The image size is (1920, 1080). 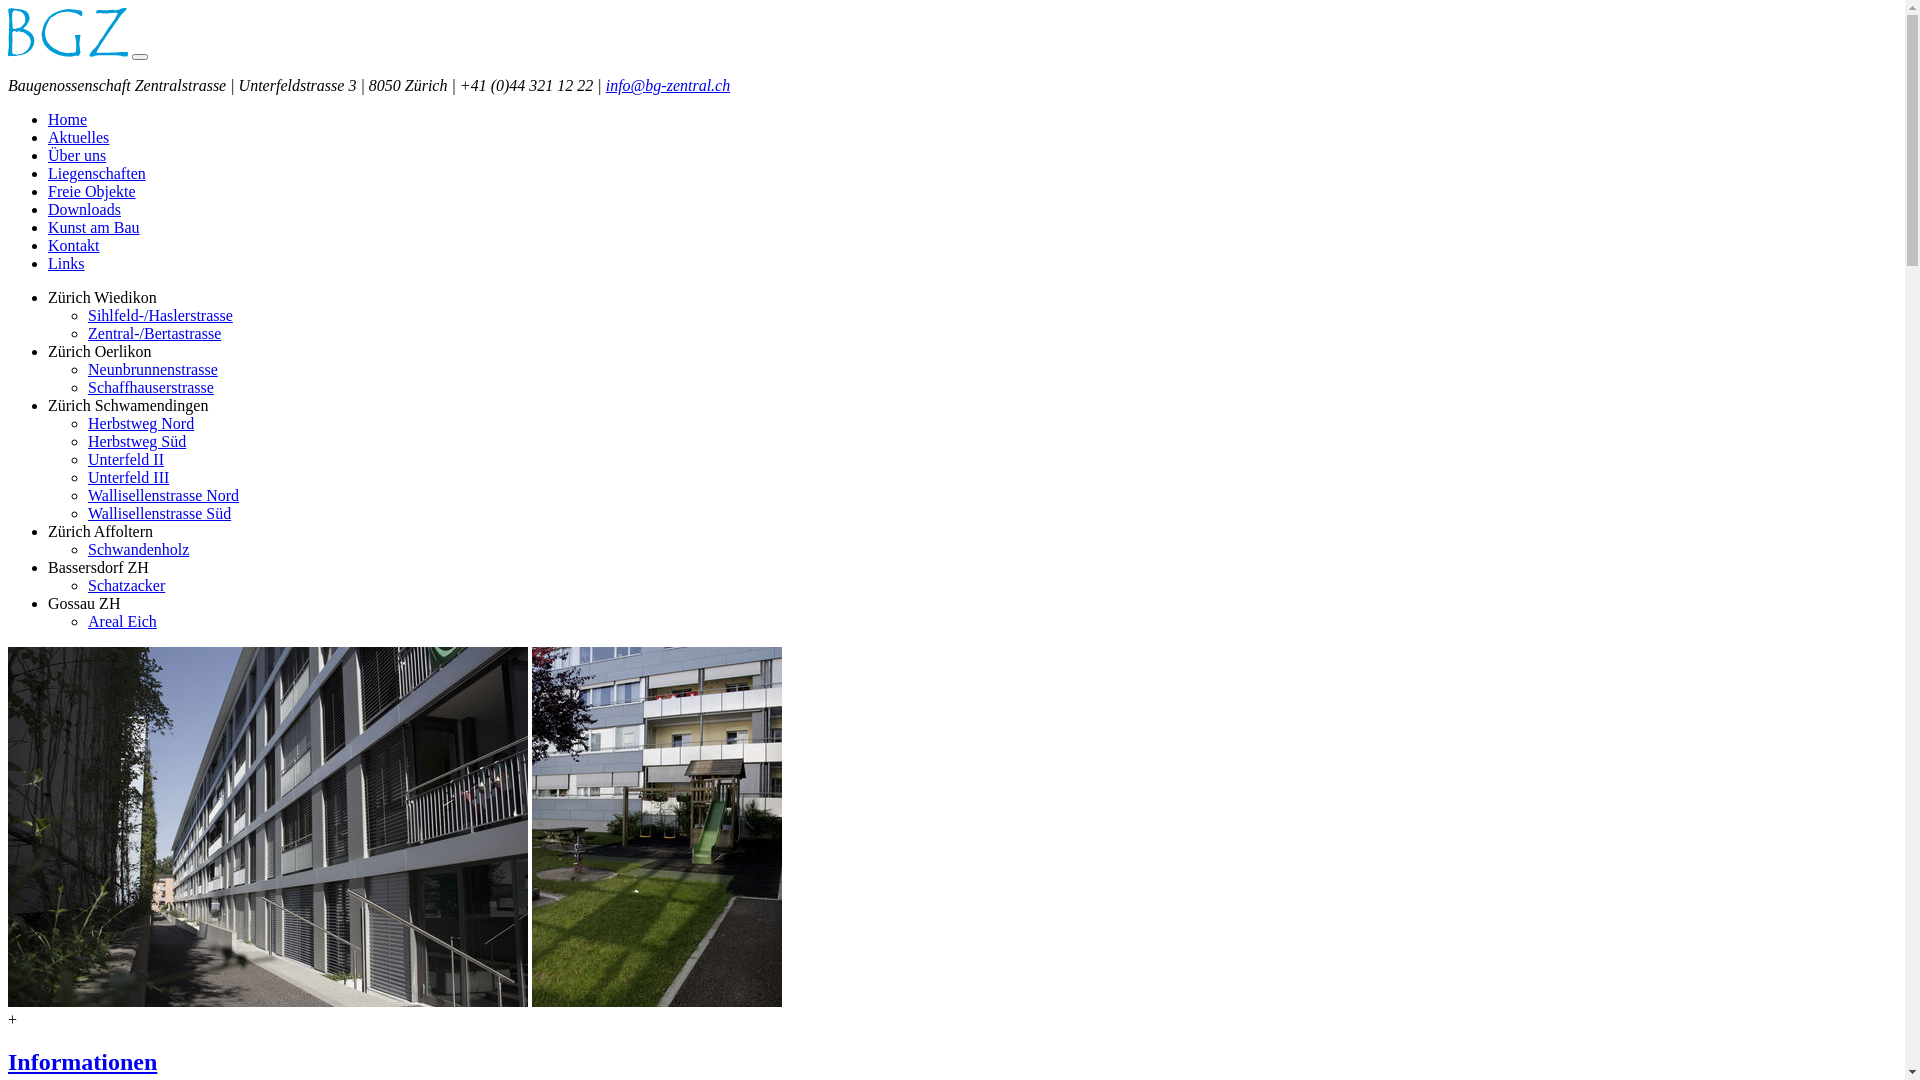 I want to click on 'info@bg-zentral.ch', so click(x=667, y=84).